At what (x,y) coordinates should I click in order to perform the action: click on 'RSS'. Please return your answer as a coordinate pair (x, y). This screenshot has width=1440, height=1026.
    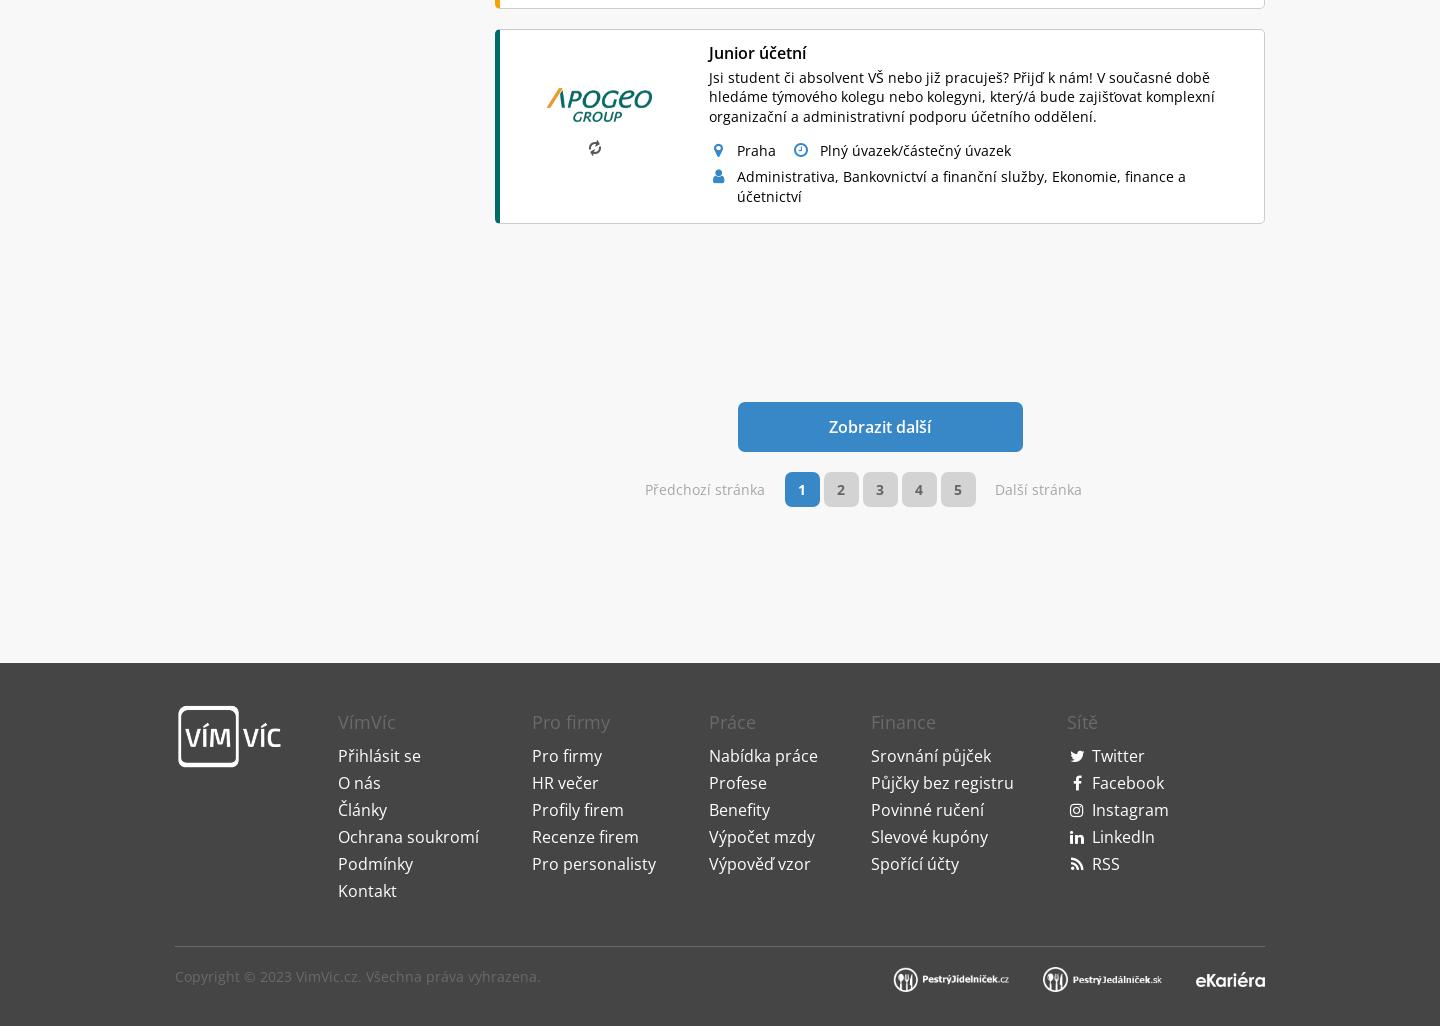
    Looking at the image, I should click on (1089, 633).